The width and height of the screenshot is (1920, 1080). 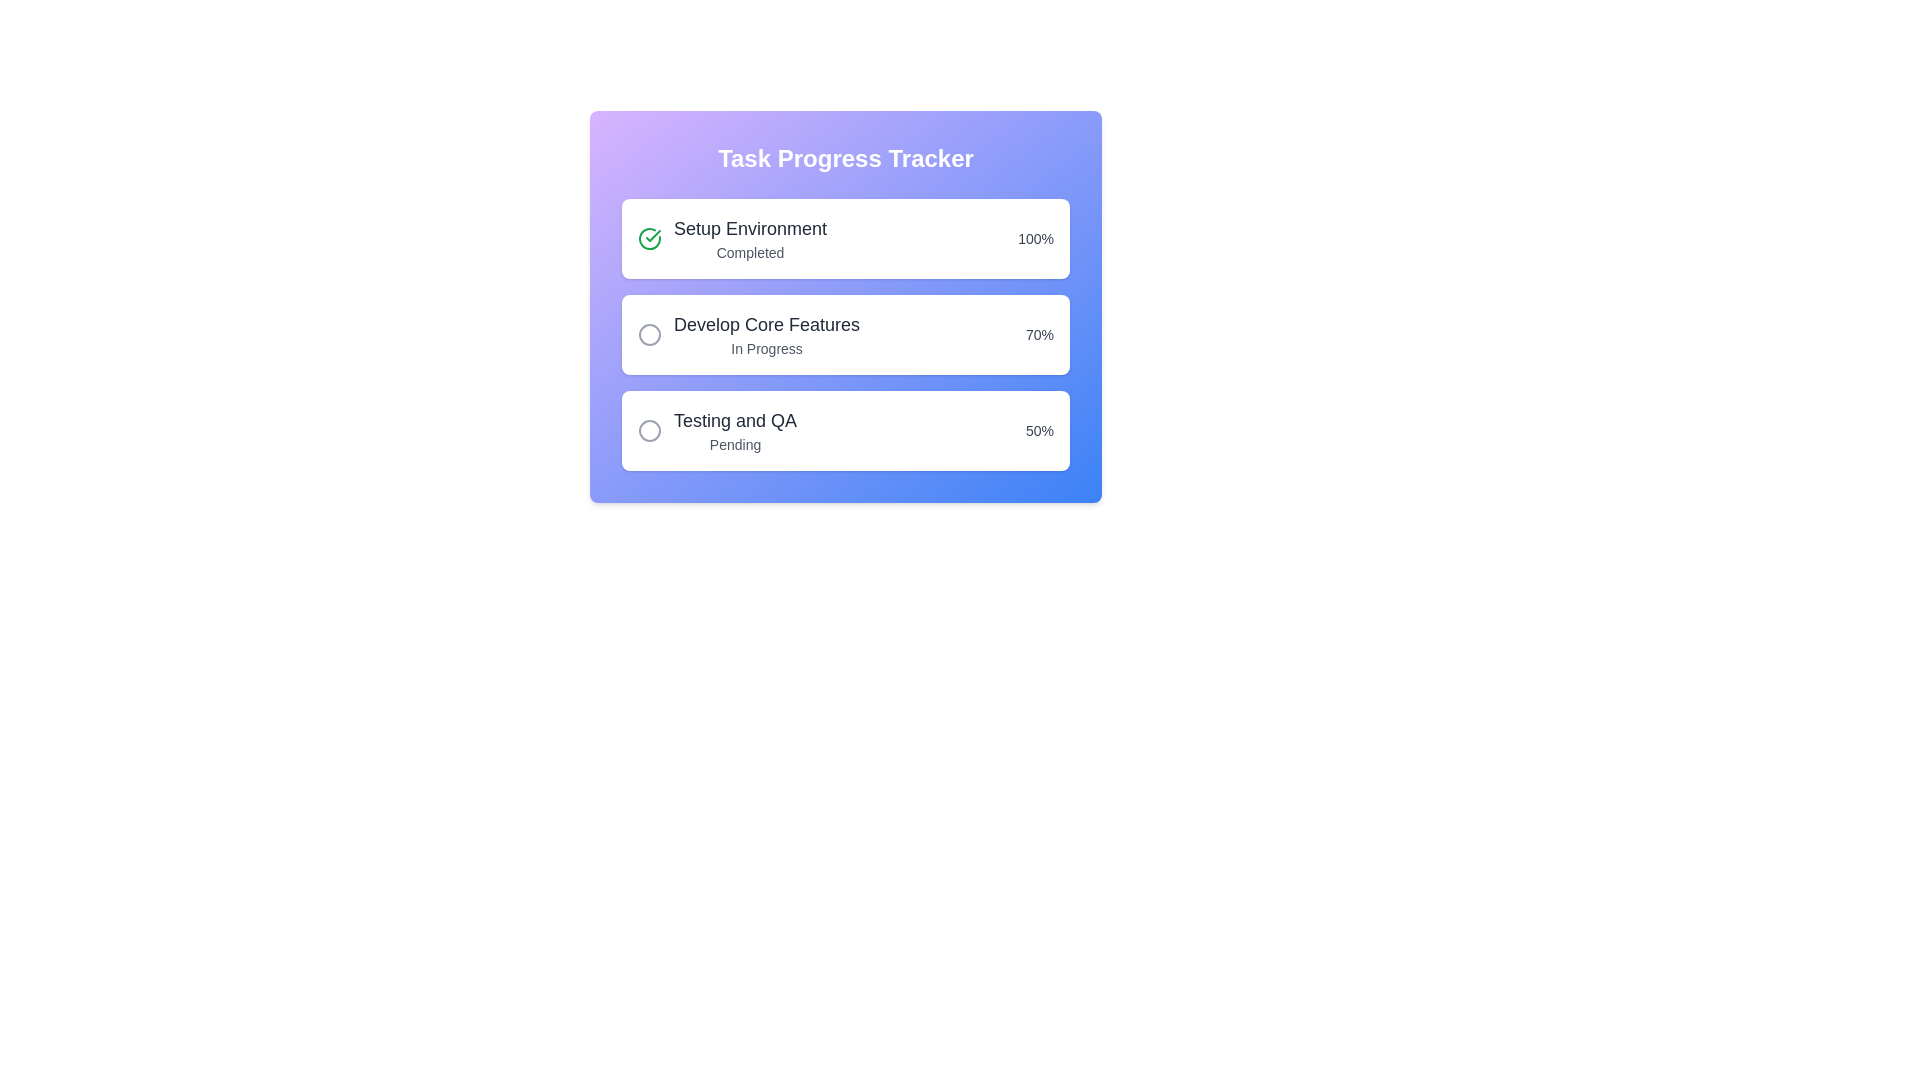 What do you see at coordinates (649, 334) in the screenshot?
I see `the state of the circular icon with a gray outline indicating an unfinished or progress state, located in the second row of the progress tracker panel before the 'Develop Core Features' text` at bounding box center [649, 334].